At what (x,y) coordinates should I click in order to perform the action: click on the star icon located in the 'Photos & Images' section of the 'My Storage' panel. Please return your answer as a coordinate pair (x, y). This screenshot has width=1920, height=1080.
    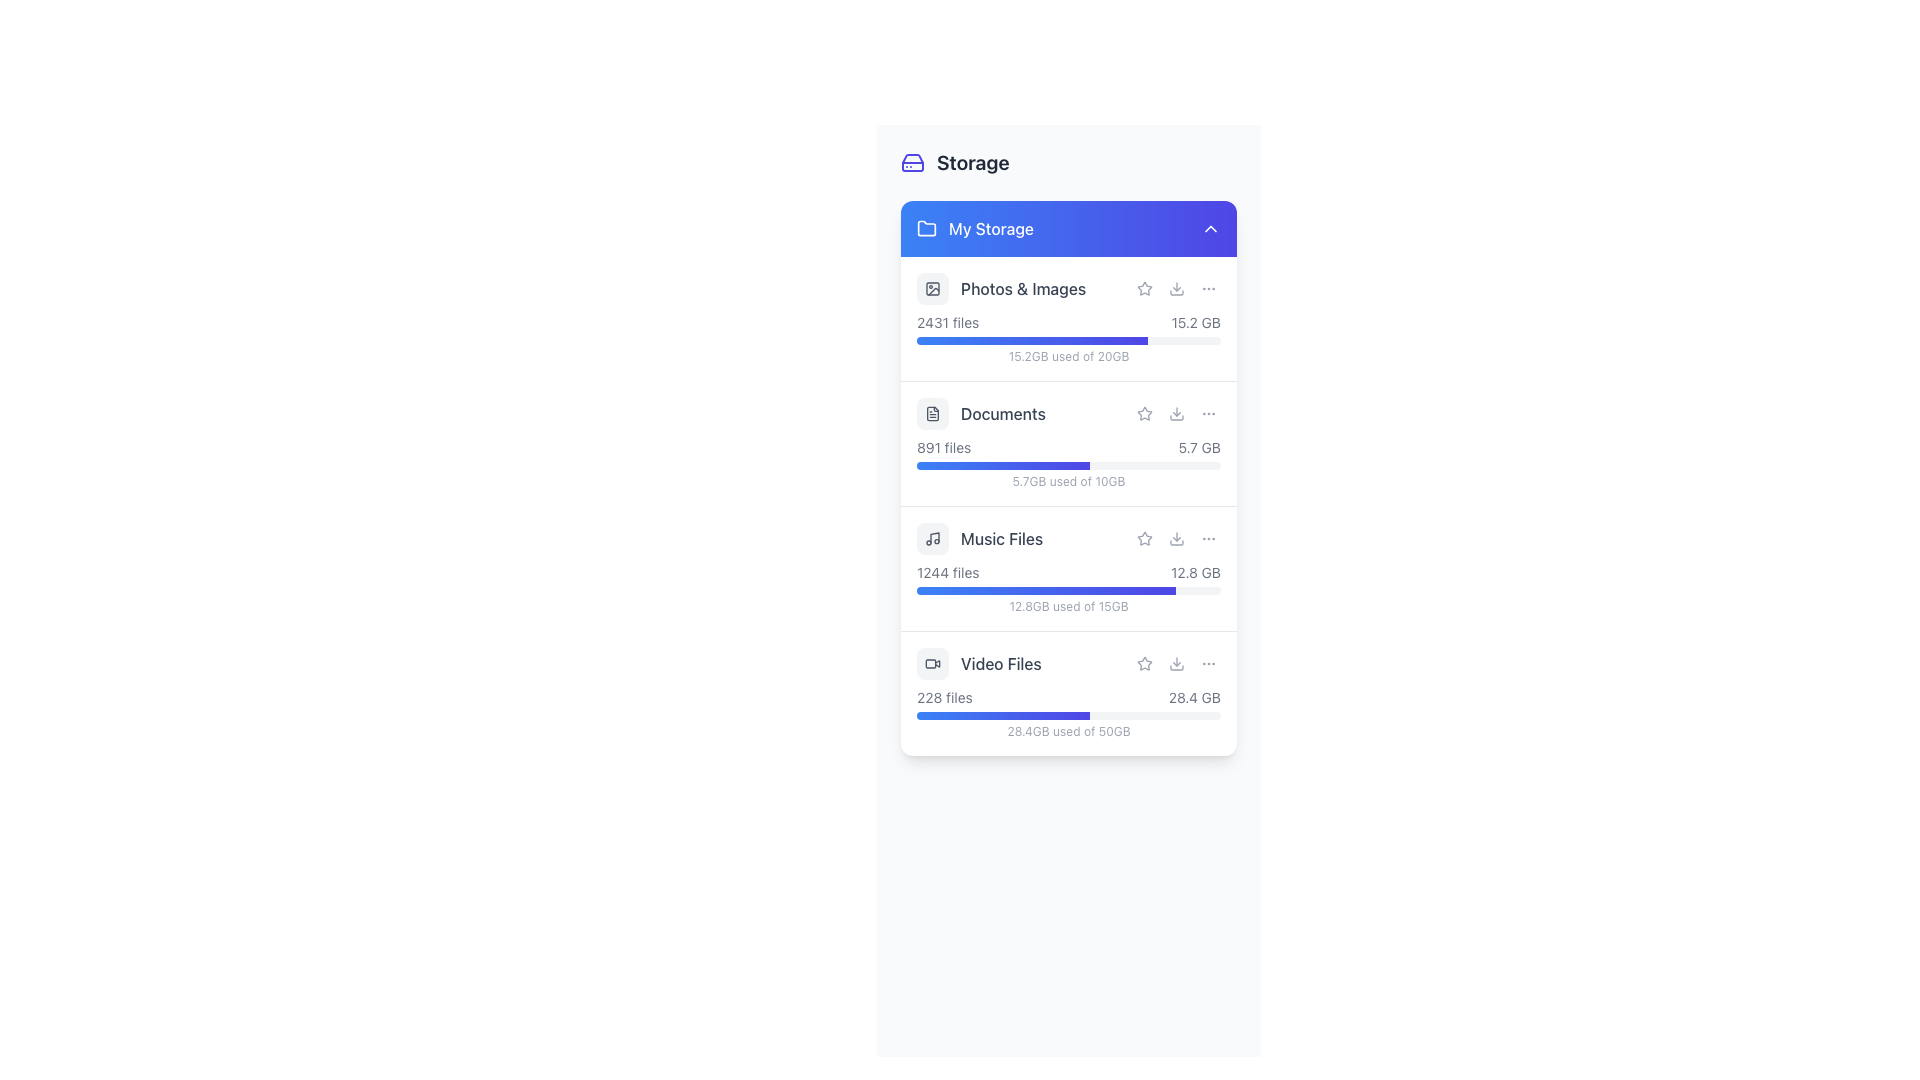
    Looking at the image, I should click on (1145, 289).